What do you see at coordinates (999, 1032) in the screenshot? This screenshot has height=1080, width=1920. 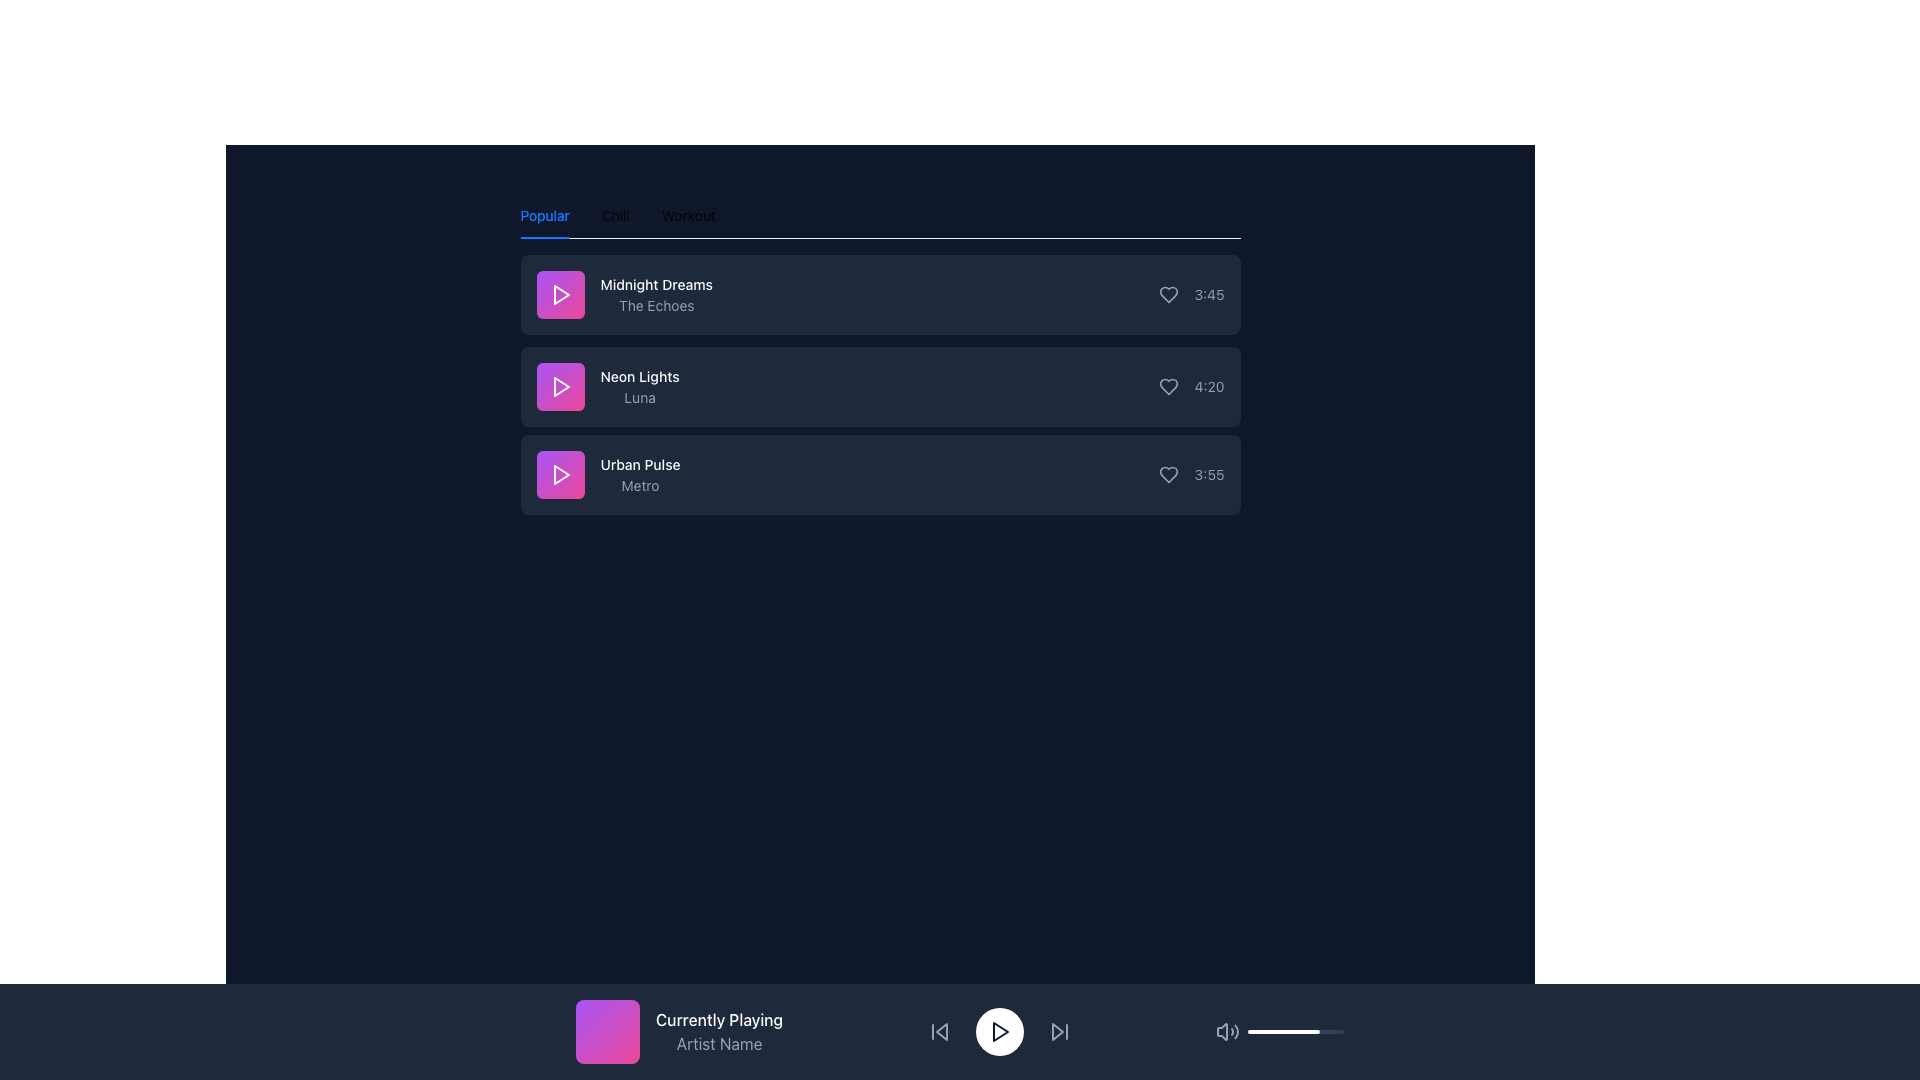 I see `the play button icon, which is a forward-facing triangular shape with a black outline located centrally within a white circular button in the bottom control panel, to play the audio track` at bounding box center [999, 1032].